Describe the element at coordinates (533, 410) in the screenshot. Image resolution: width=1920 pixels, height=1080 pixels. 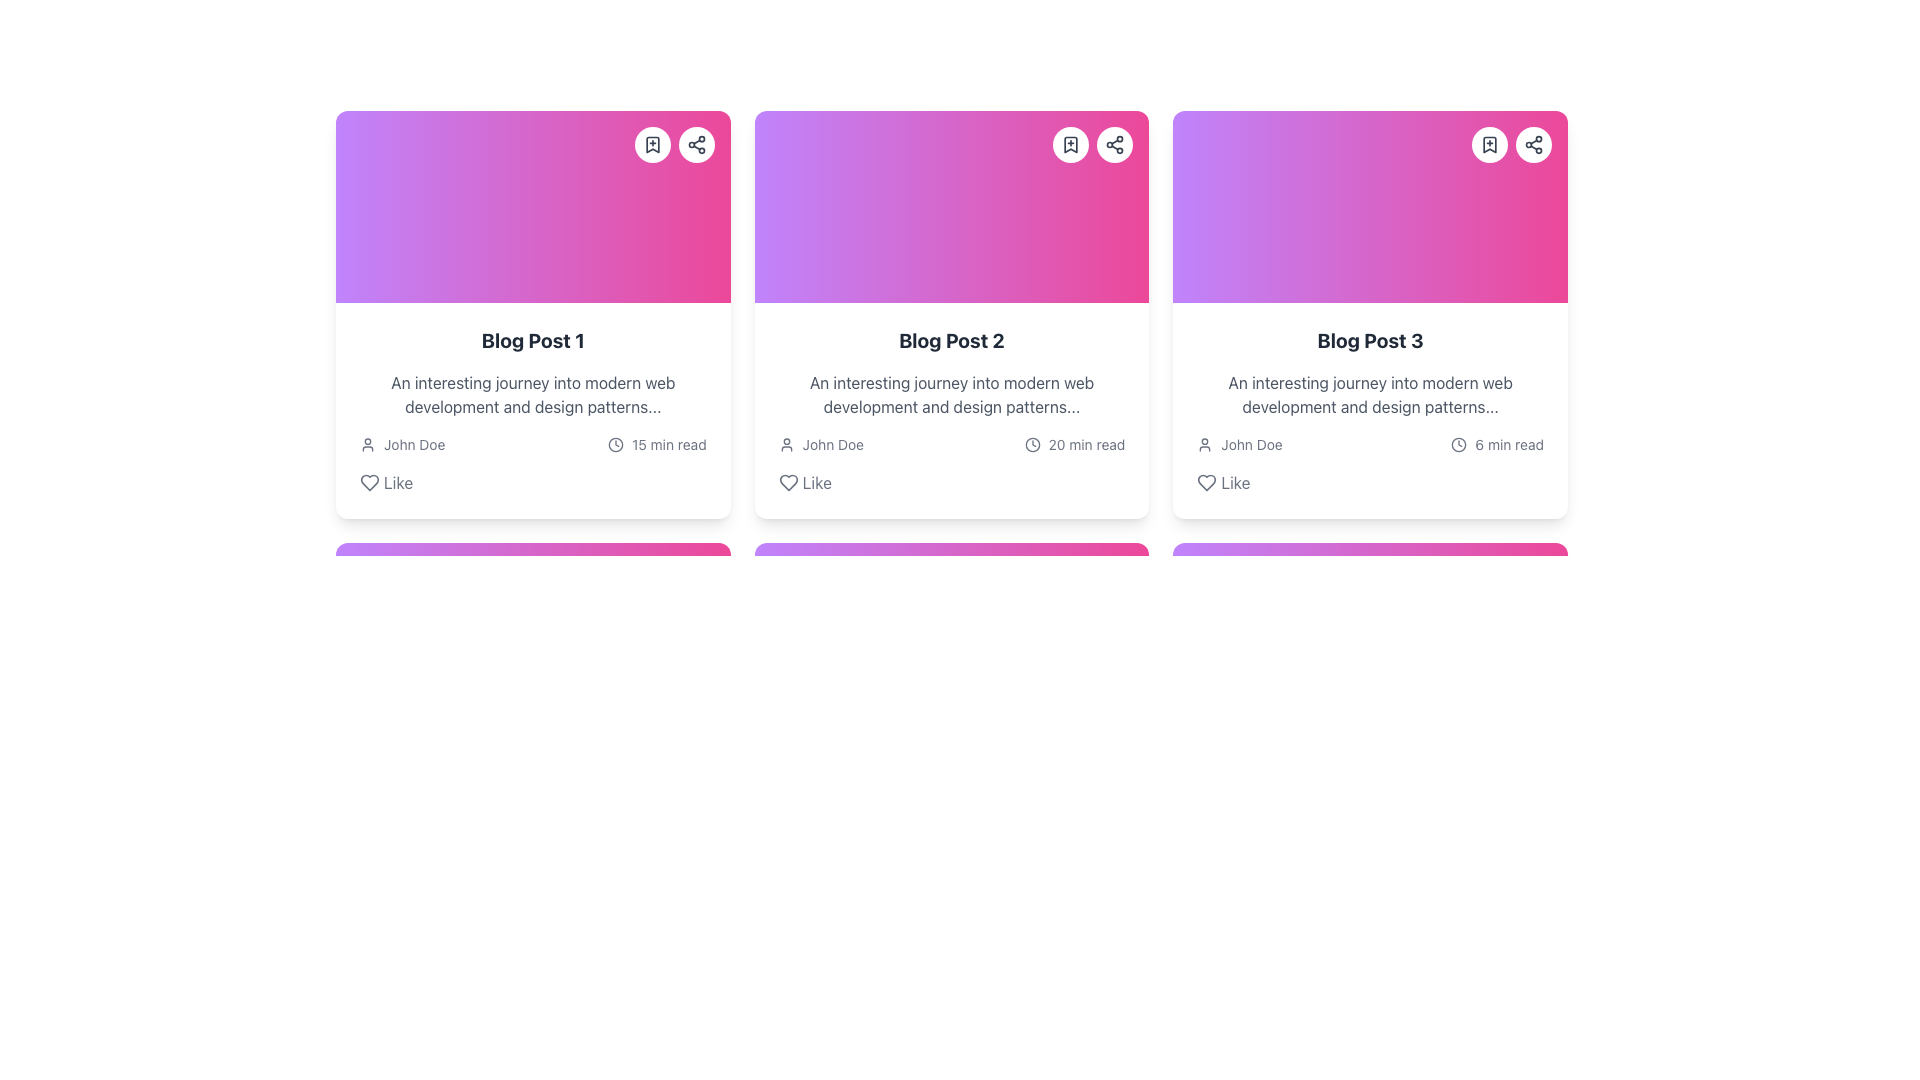
I see `information presented in the blog post summary card located at the top-left corner of the row of similar blog post cards` at that location.